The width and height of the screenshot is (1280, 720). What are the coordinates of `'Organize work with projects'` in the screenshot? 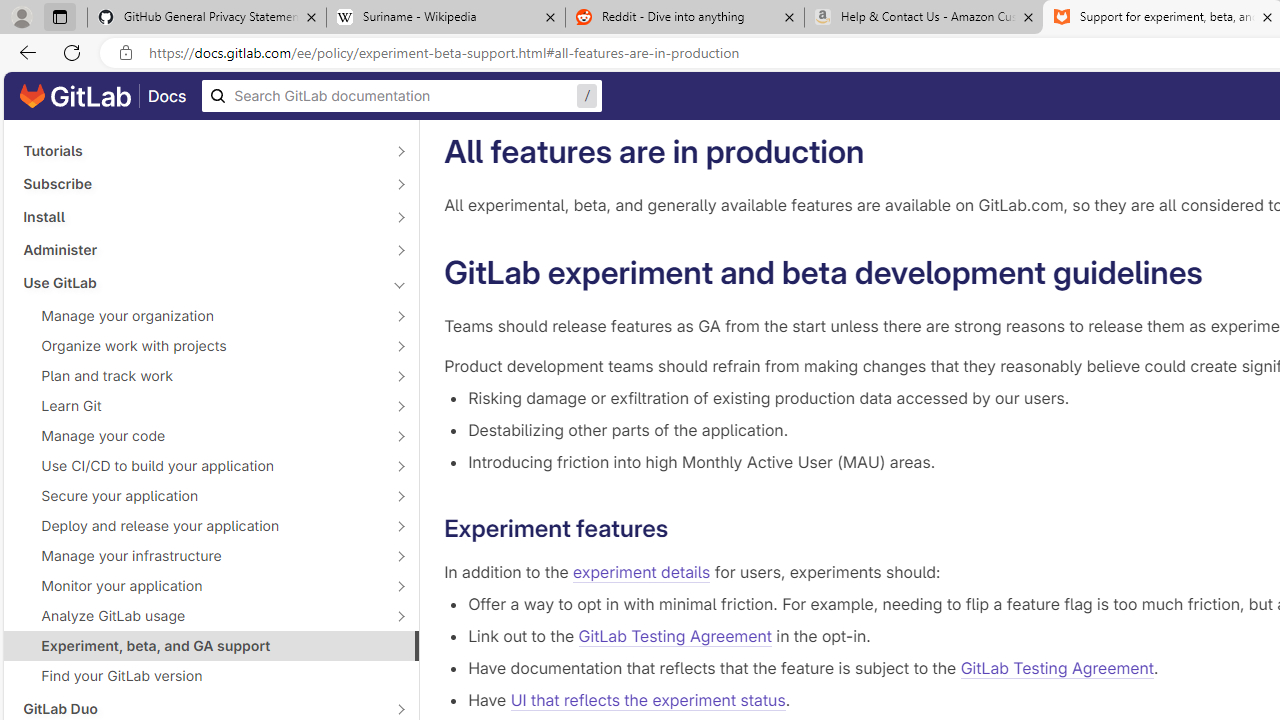 It's located at (200, 344).